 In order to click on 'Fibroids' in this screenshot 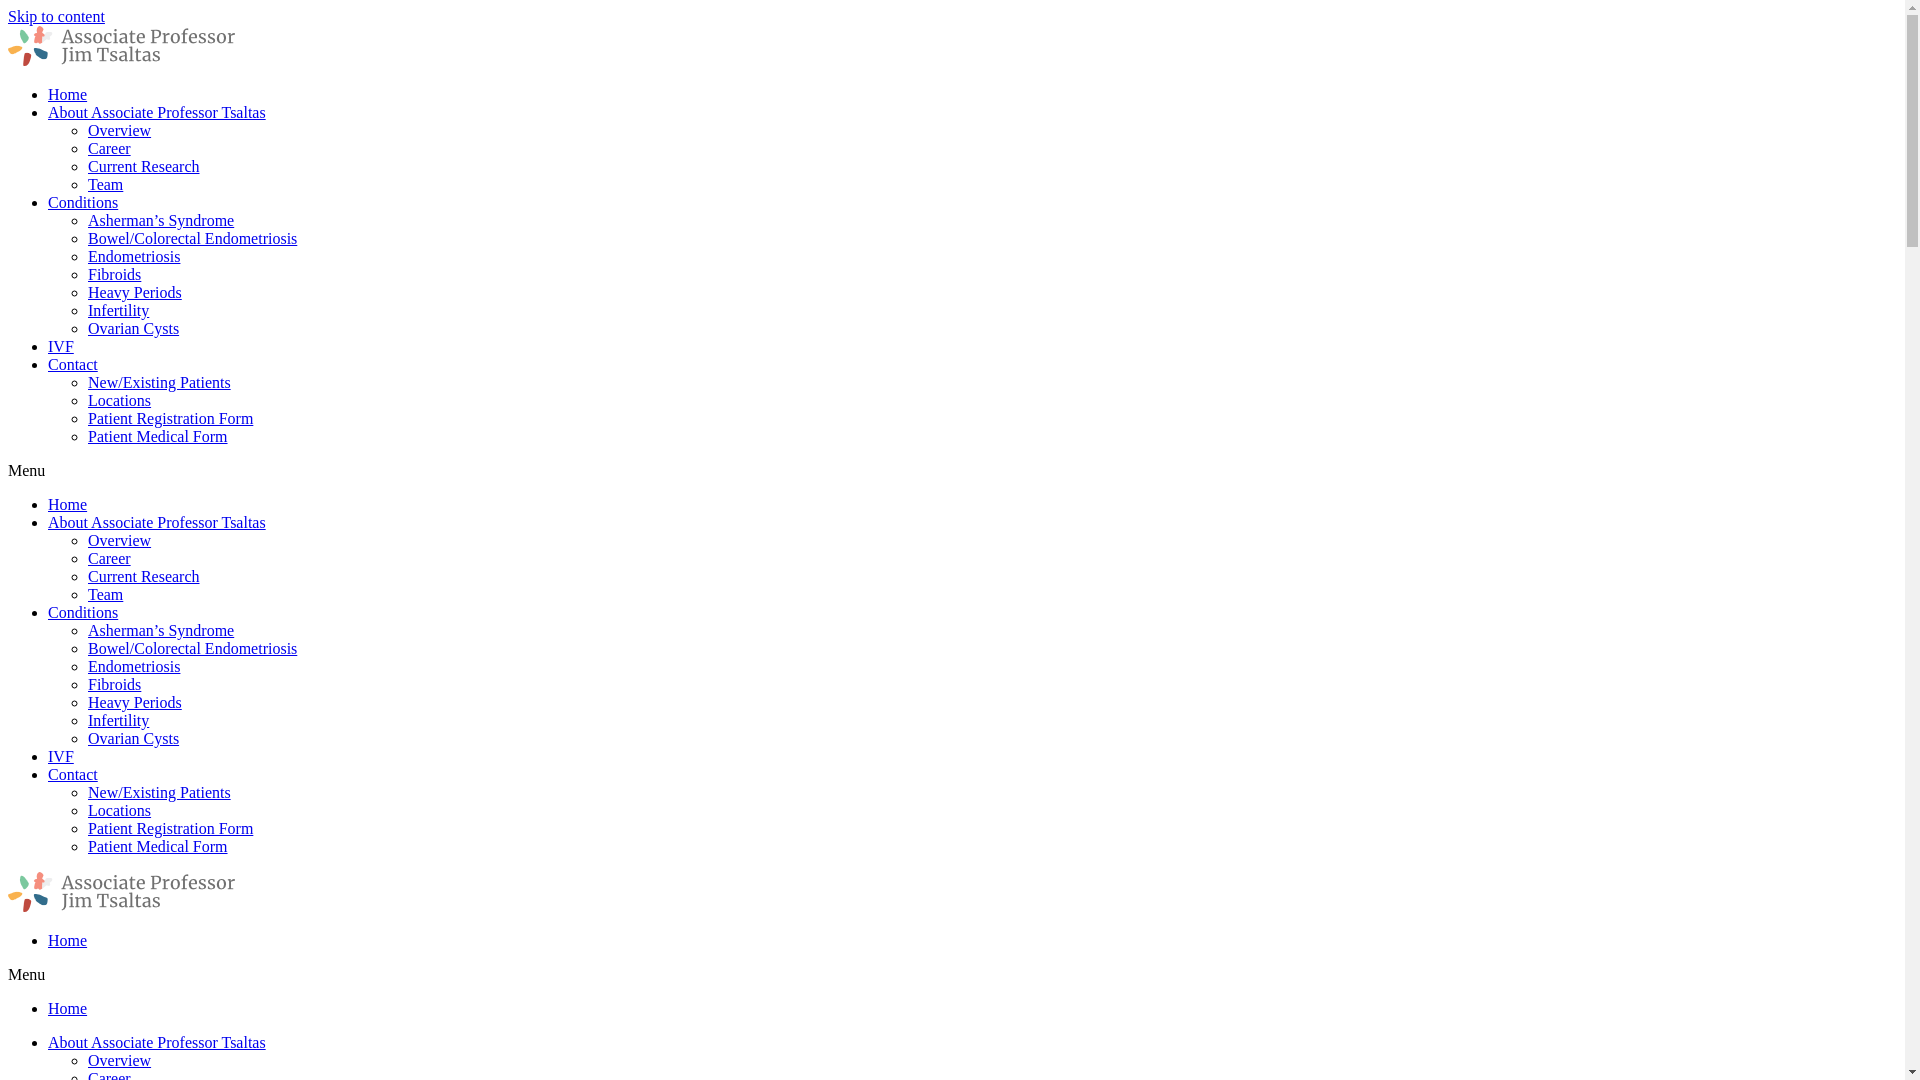, I will do `click(113, 683)`.